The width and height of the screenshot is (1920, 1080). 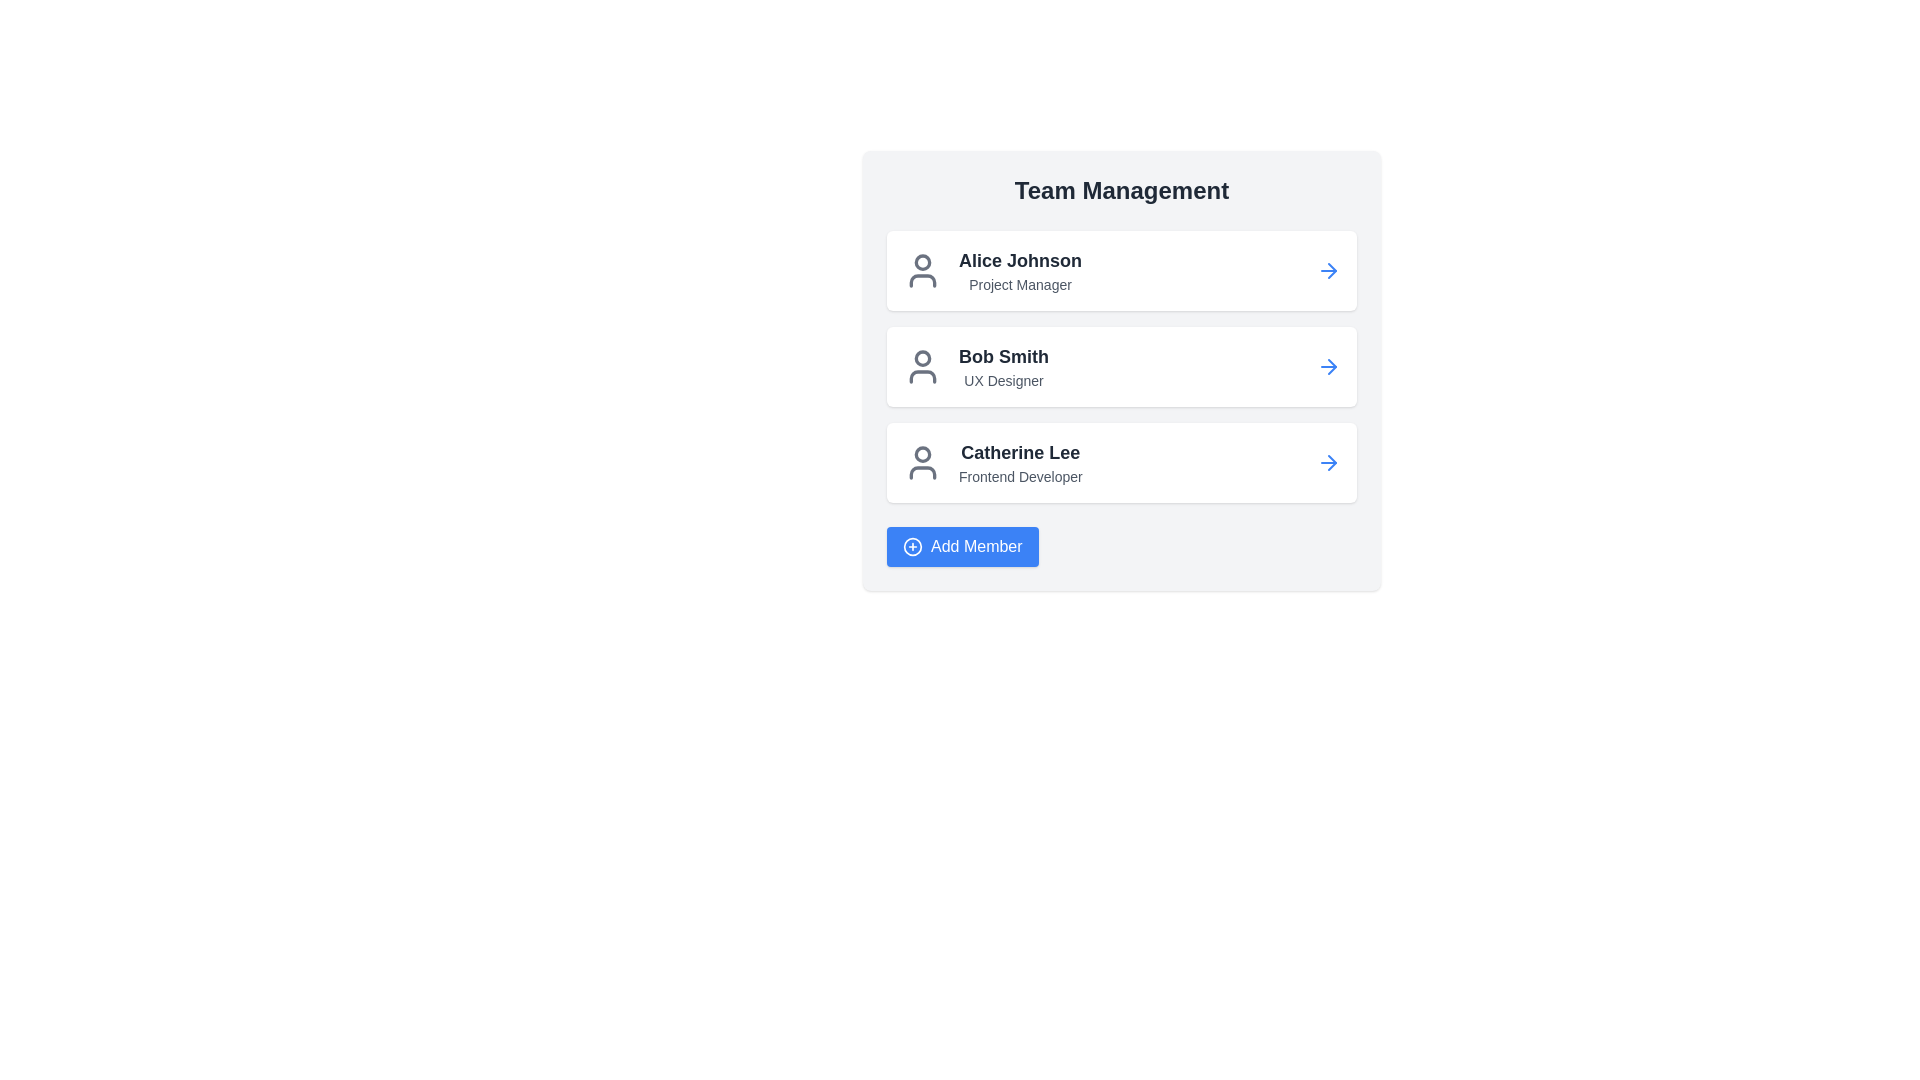 What do you see at coordinates (911, 547) in the screenshot?
I see `the blue circle icon with a white border inside the 'Add Member' button, located below the list of team members` at bounding box center [911, 547].